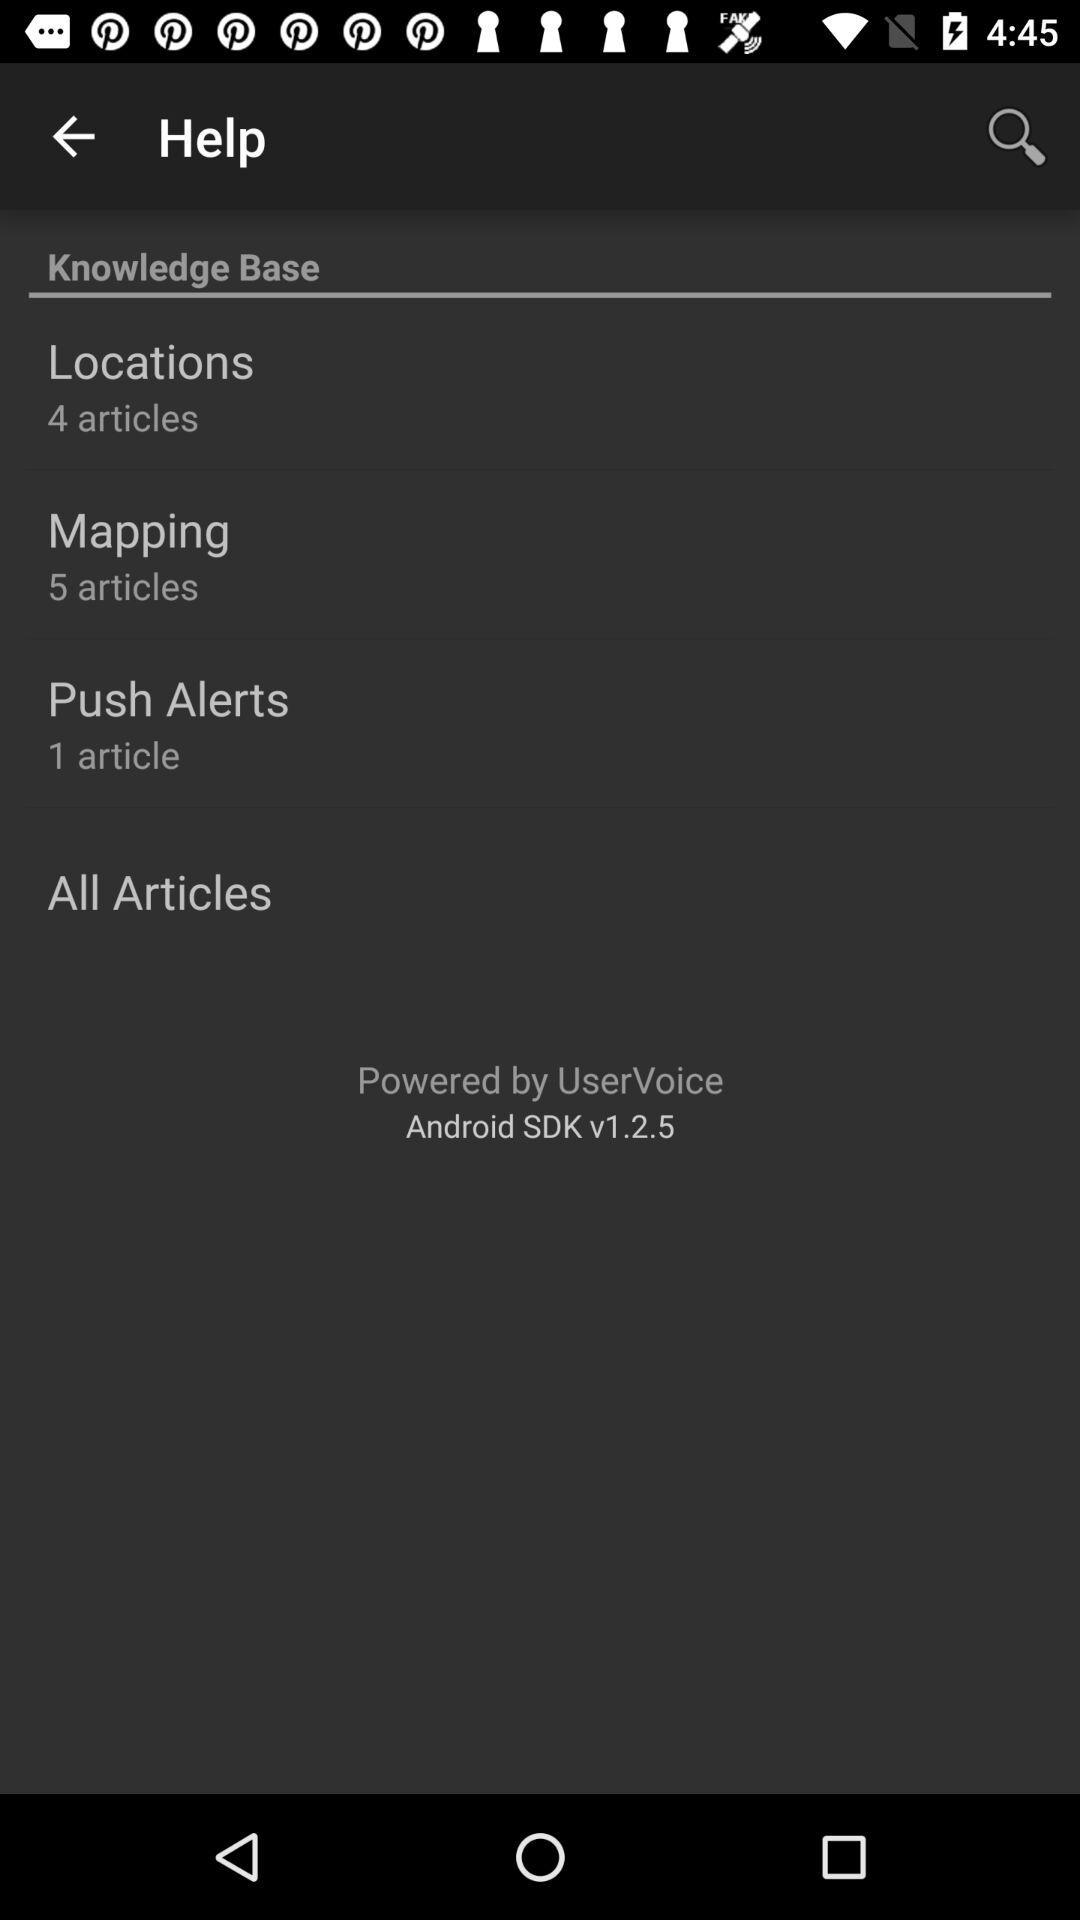 The height and width of the screenshot is (1920, 1080). Describe the element at coordinates (113, 753) in the screenshot. I see `the 1 article icon` at that location.